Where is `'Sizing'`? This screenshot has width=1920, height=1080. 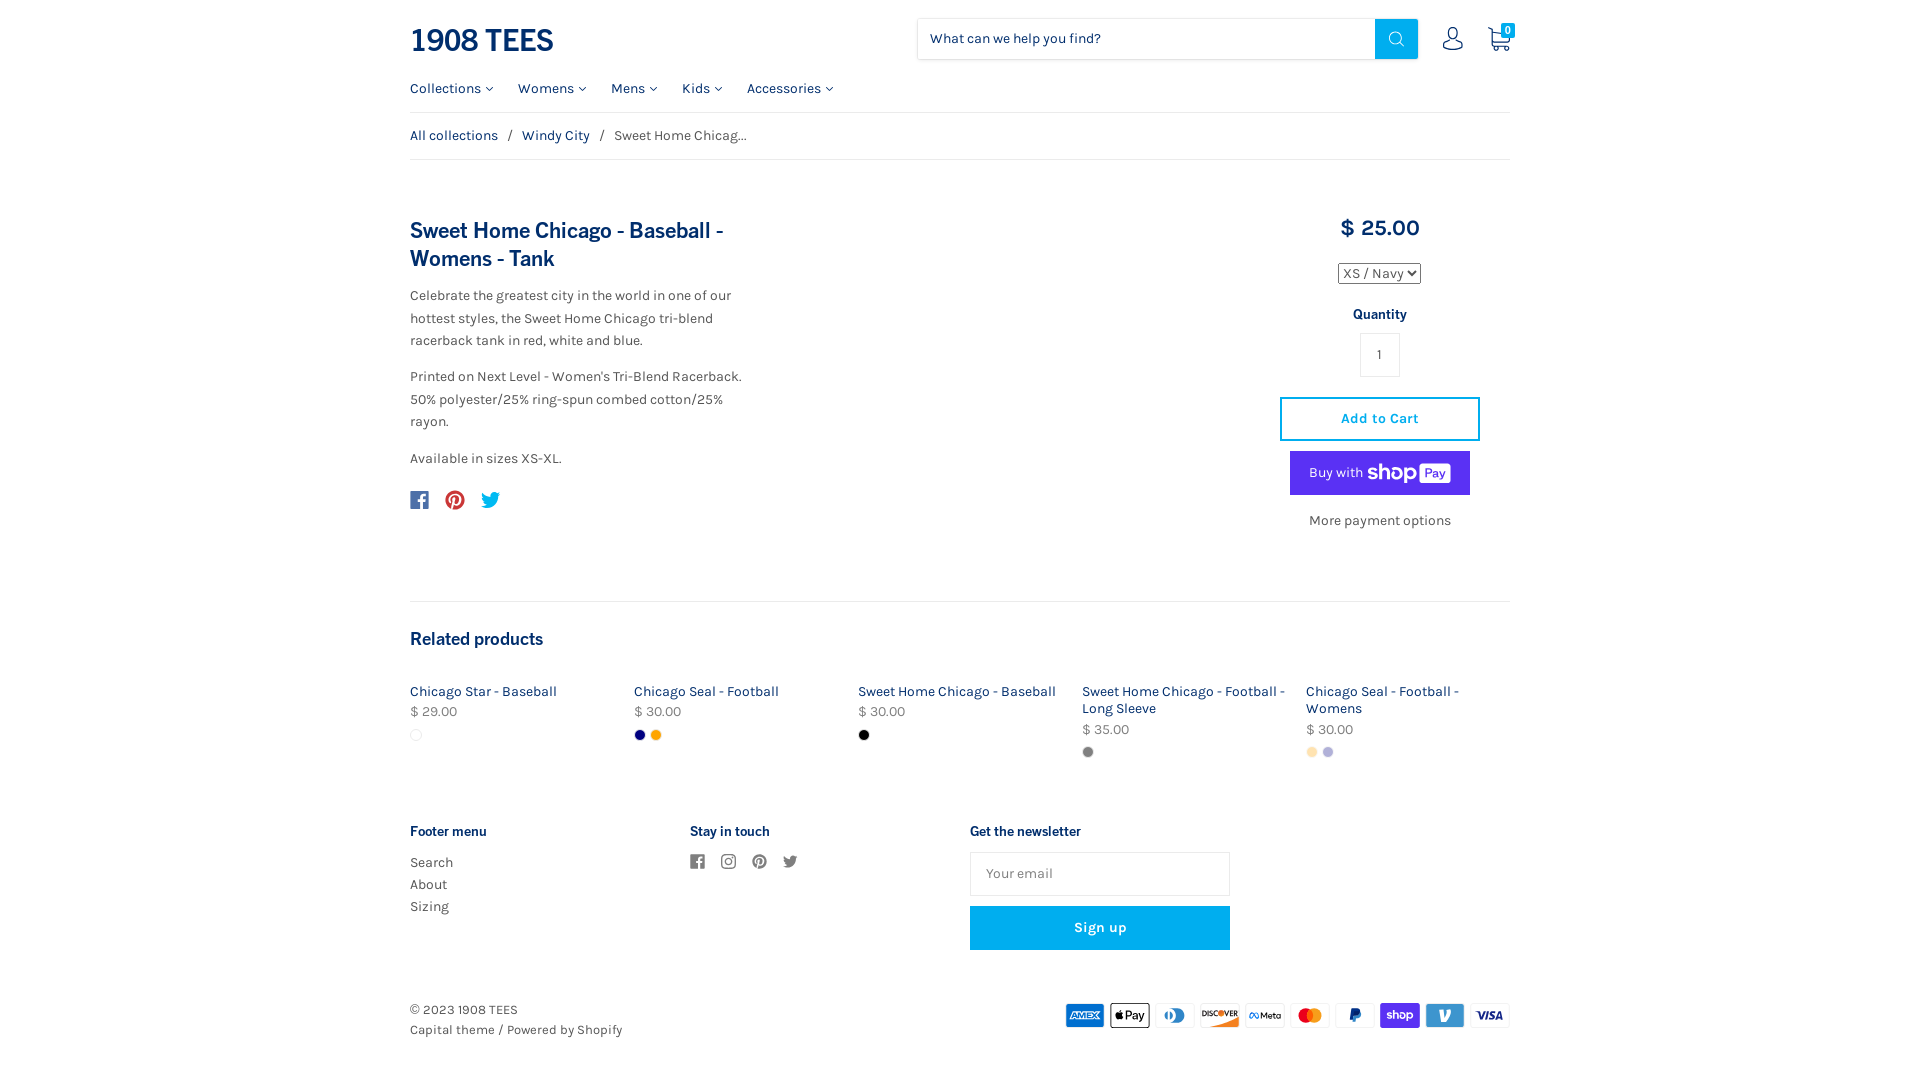 'Sizing' is located at coordinates (428, 906).